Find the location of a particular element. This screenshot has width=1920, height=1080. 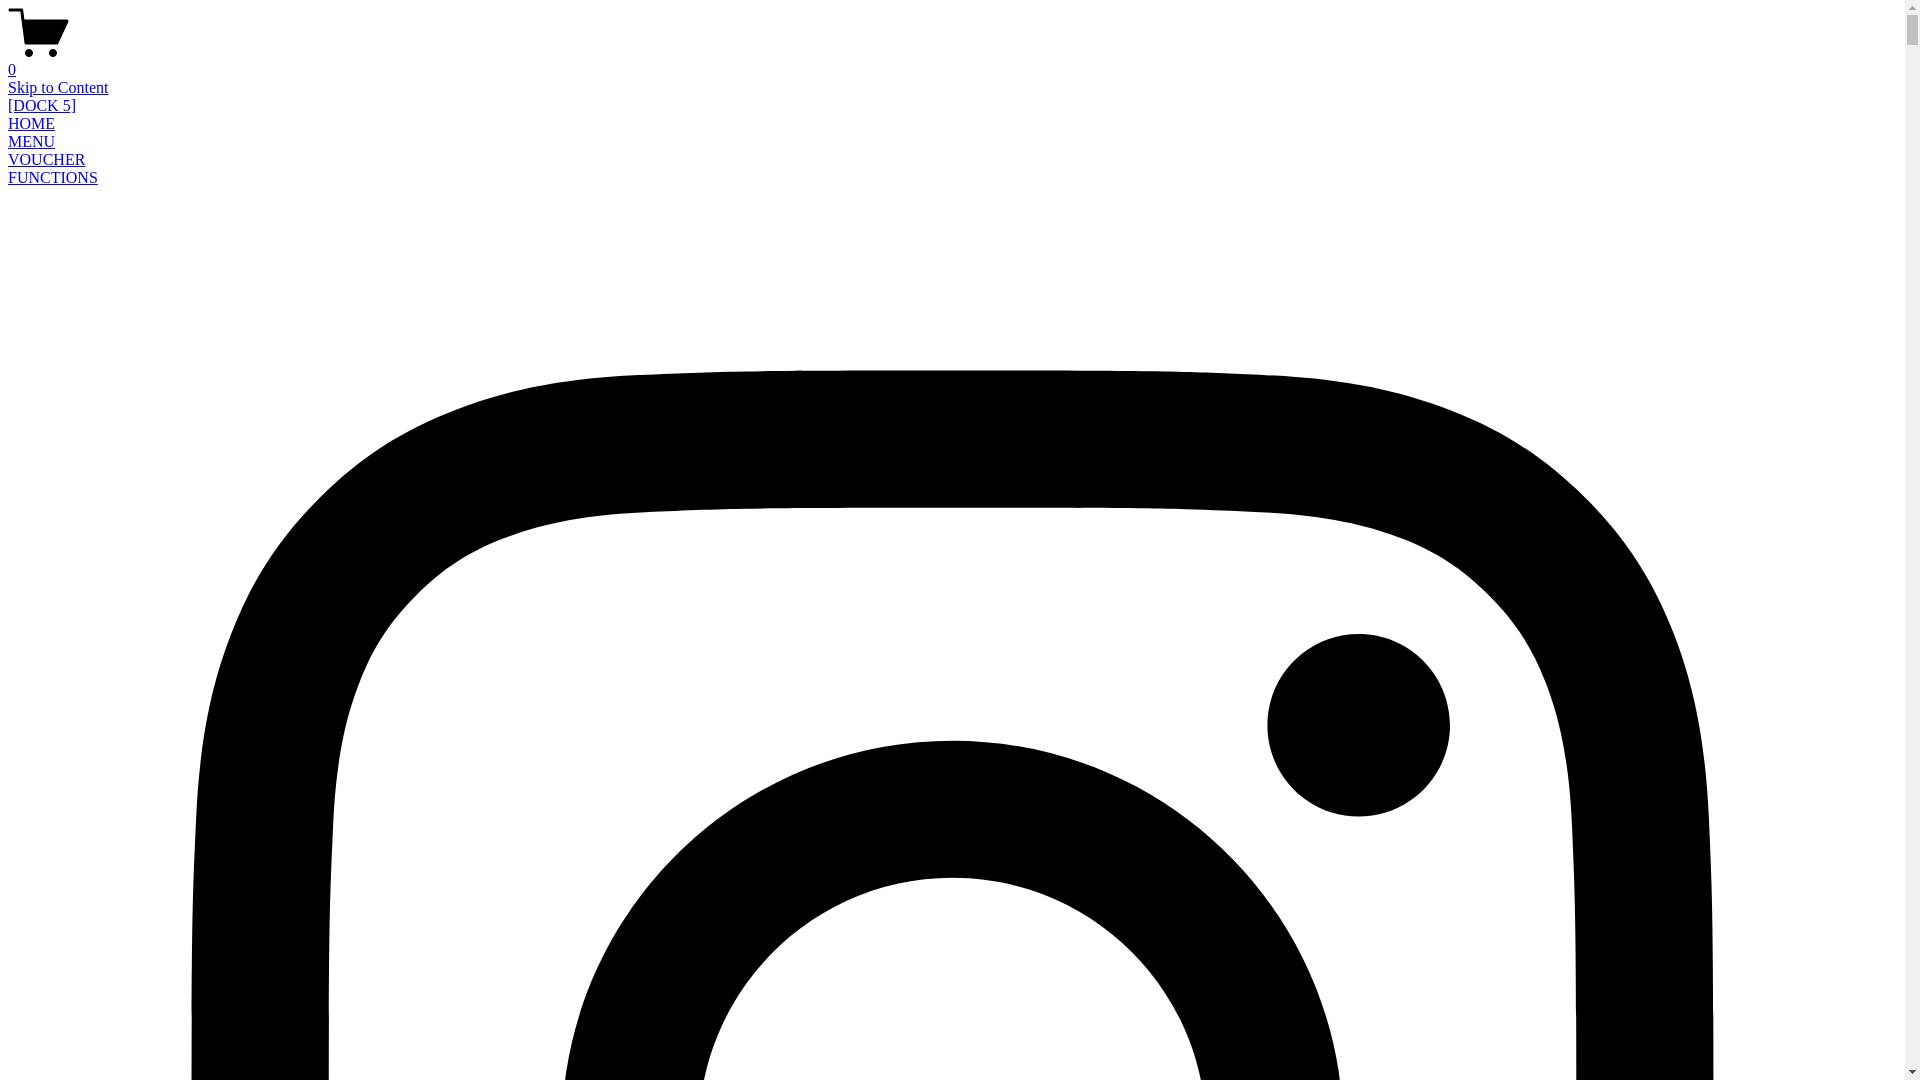

'FUNCTIONS' is located at coordinates (52, 176).